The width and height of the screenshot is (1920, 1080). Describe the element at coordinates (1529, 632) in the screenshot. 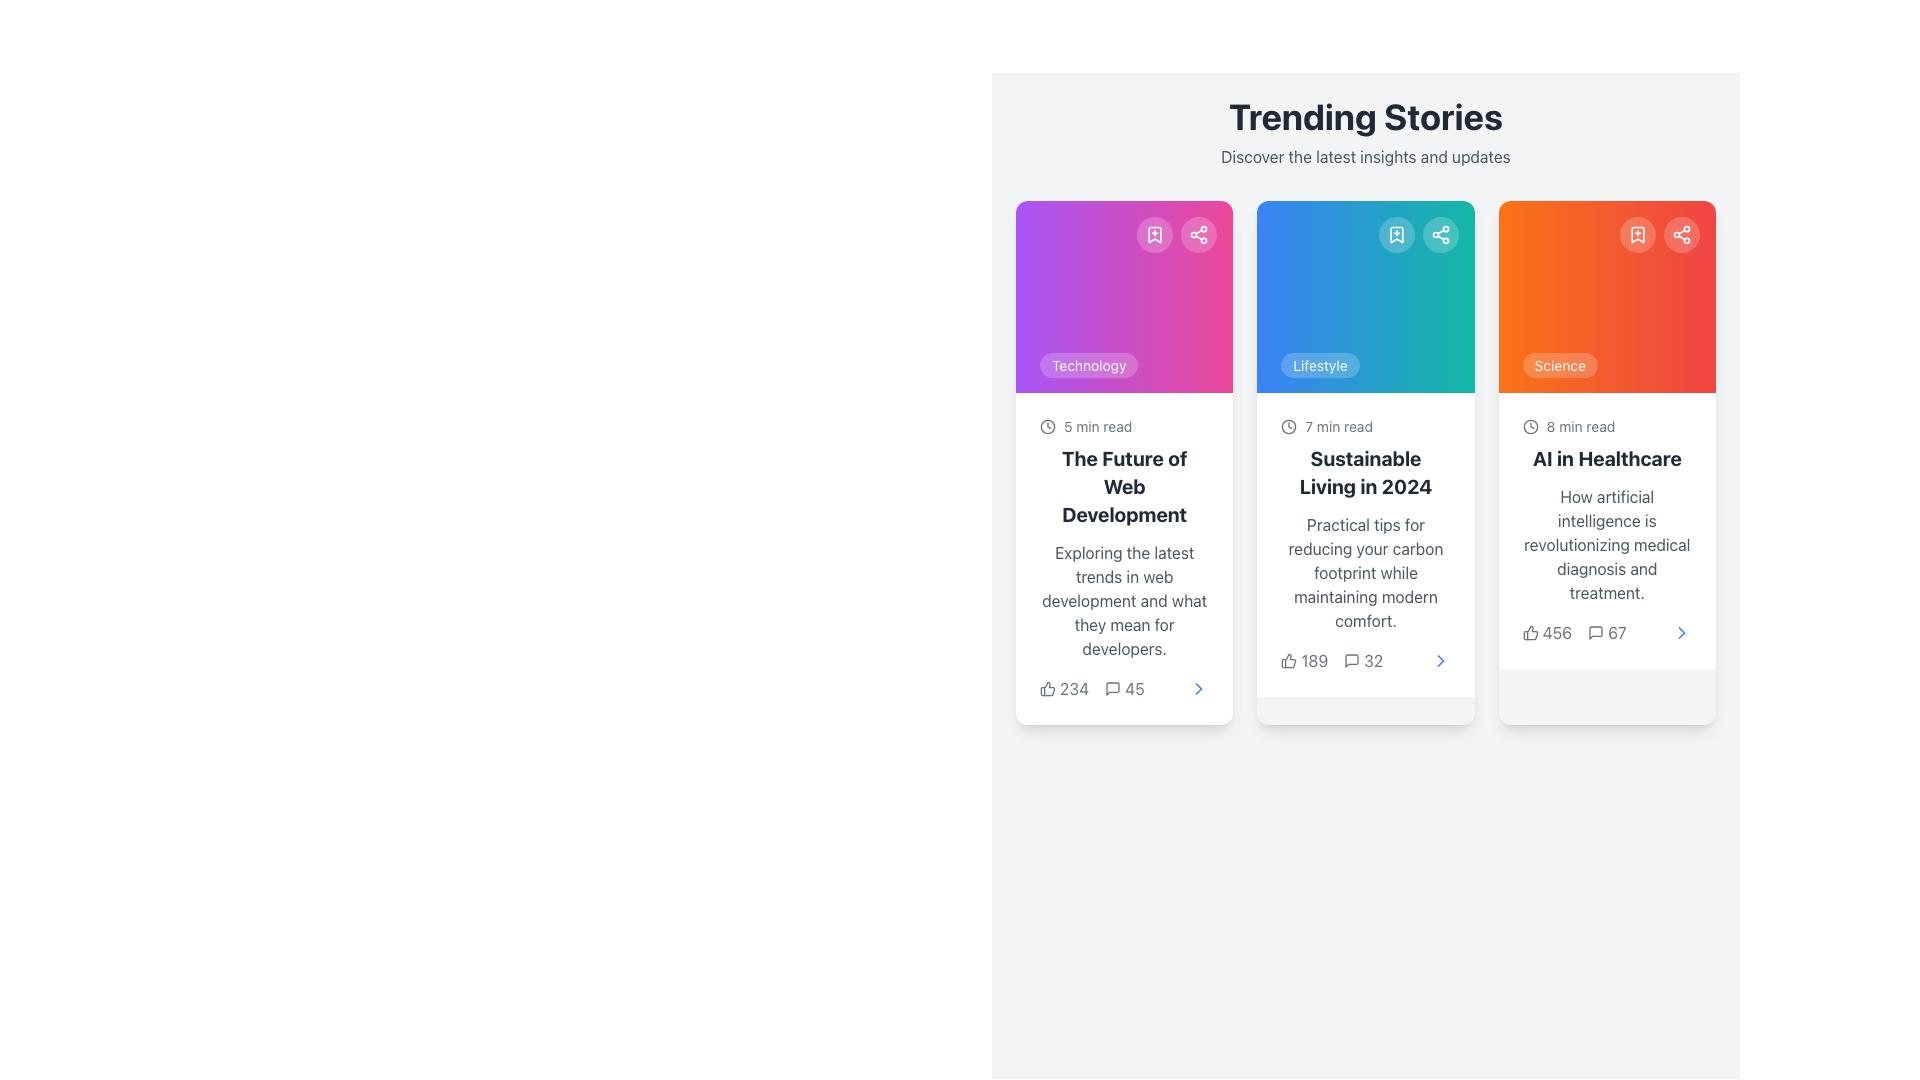

I see `the thumbs-up icon, which is a minimalist line art design located within the third card labeled 'Science', positioned to the left of the numerical value '456'` at that location.